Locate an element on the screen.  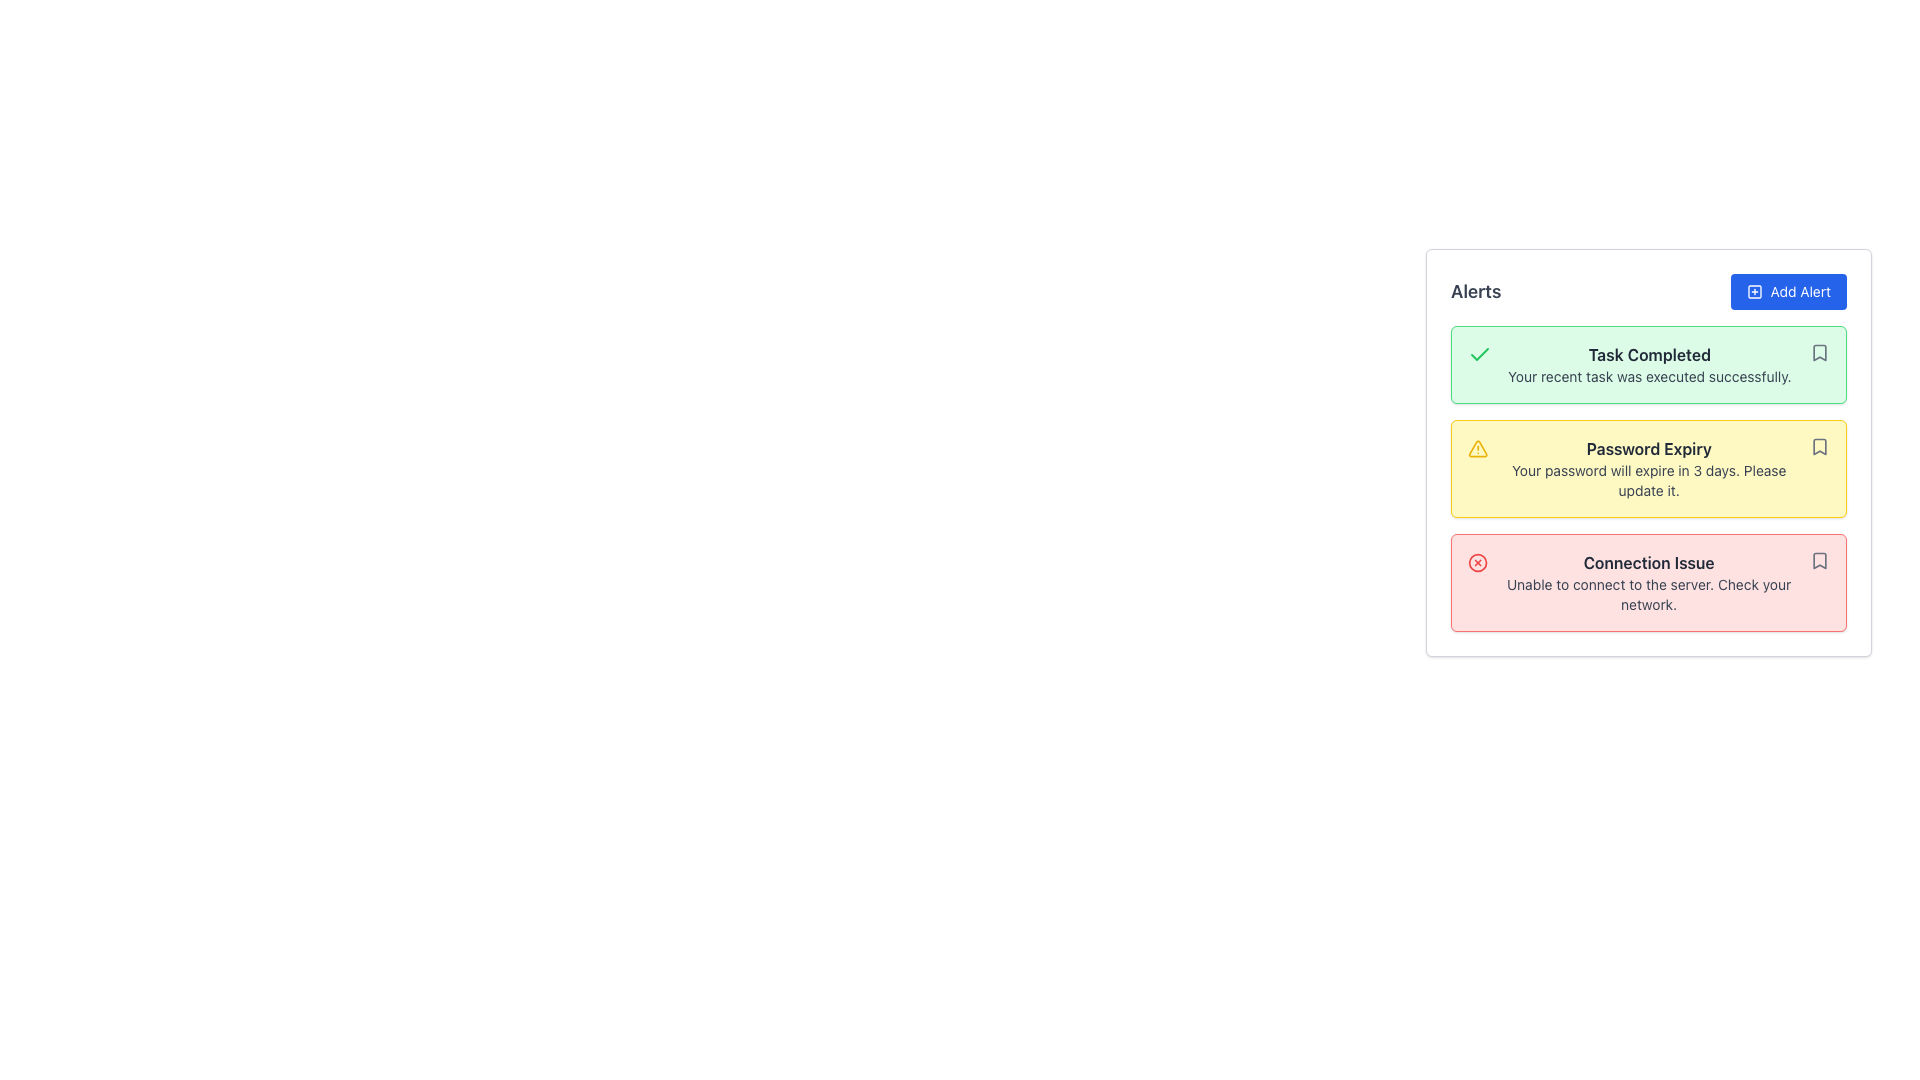
the icon representing the action of adding an alert, located in the top-right corner of the Alerts section, to the left of the 'Add Alert' text label is located at coordinates (1753, 292).